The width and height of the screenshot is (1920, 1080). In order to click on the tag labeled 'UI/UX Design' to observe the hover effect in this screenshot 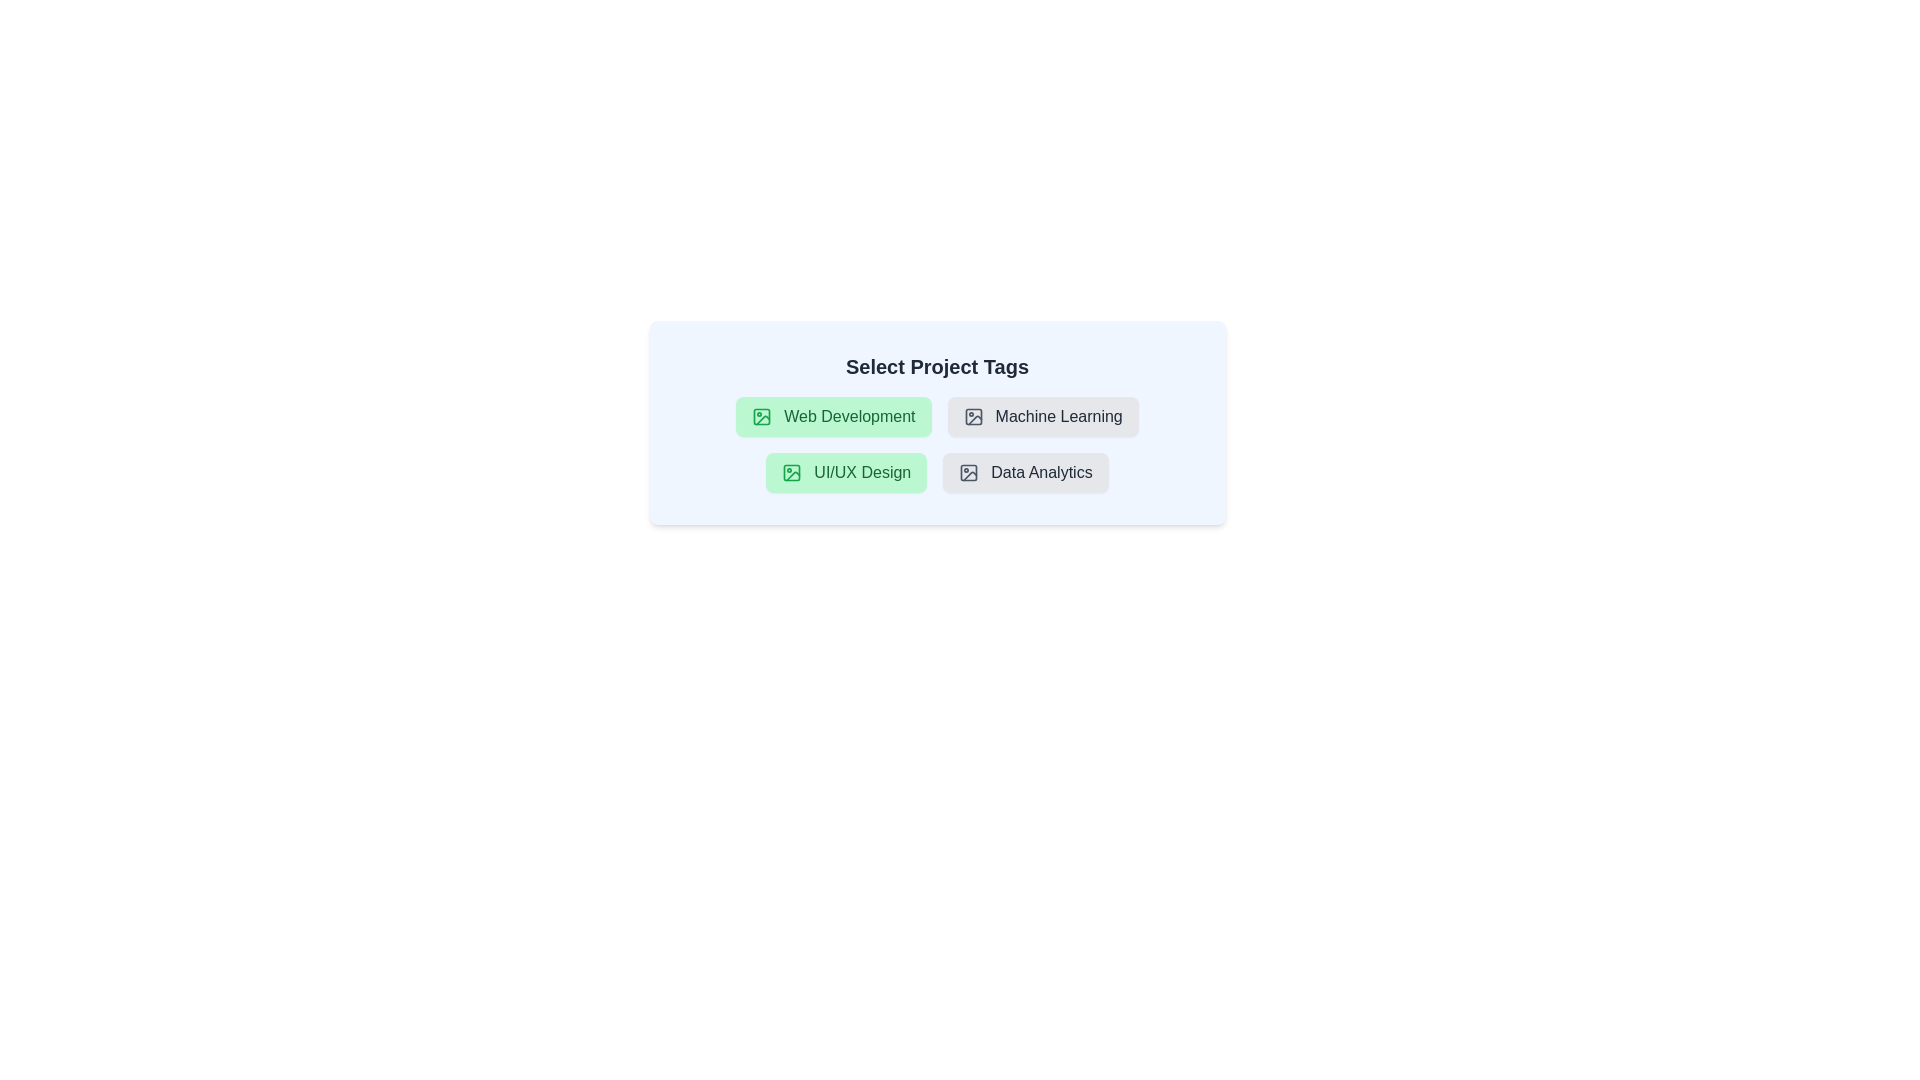, I will do `click(846, 473)`.